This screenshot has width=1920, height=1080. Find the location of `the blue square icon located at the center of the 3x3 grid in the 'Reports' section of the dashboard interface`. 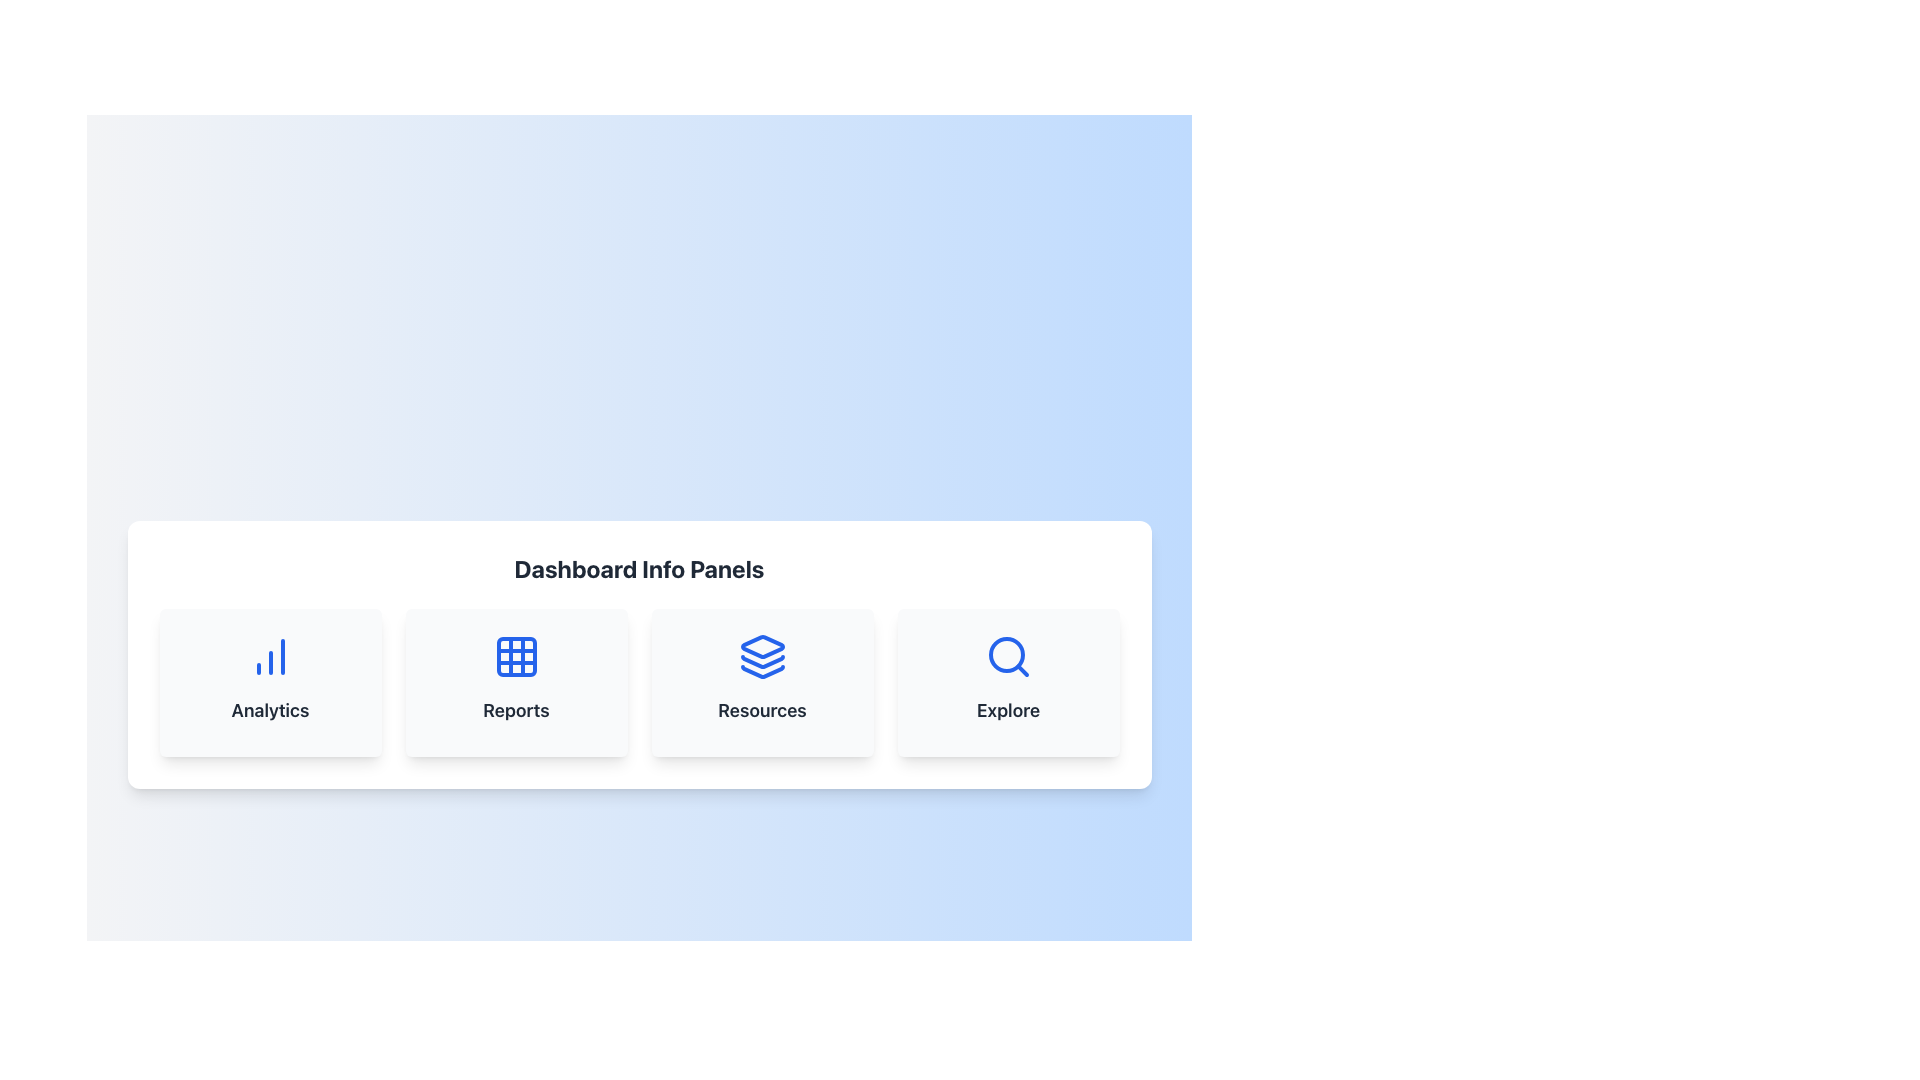

the blue square icon located at the center of the 3x3 grid in the 'Reports' section of the dashboard interface is located at coordinates (516, 656).